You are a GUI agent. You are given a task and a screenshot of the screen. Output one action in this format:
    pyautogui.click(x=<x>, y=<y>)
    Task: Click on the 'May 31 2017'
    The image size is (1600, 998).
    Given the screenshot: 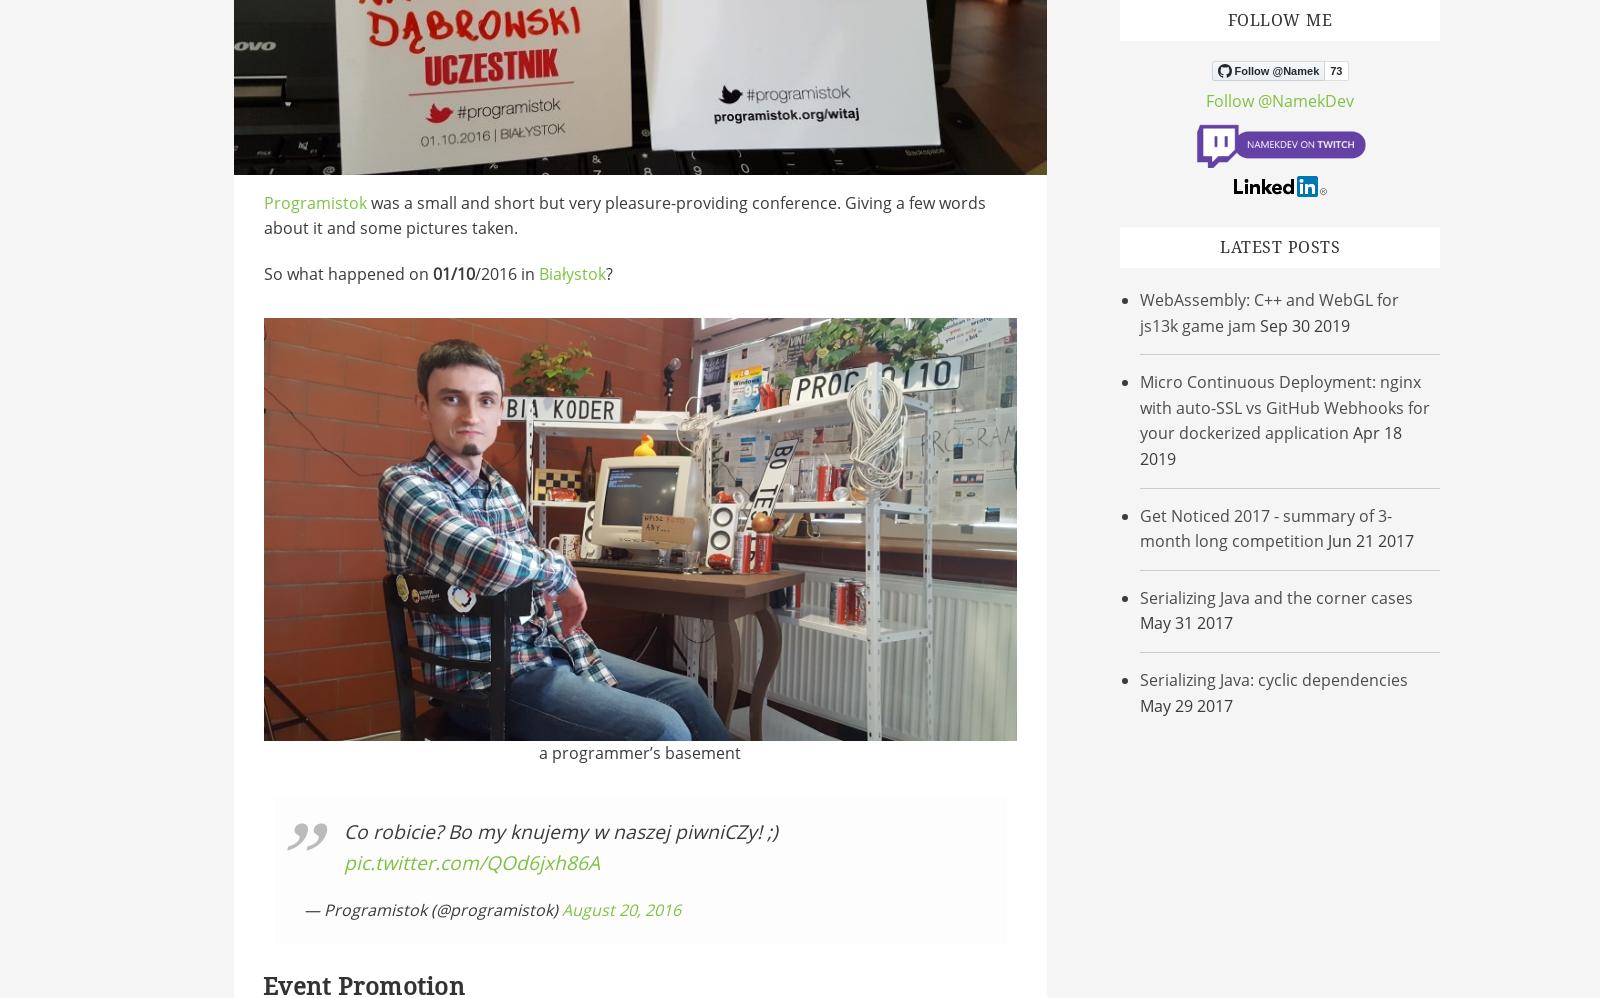 What is the action you would take?
    pyautogui.click(x=1186, y=622)
    